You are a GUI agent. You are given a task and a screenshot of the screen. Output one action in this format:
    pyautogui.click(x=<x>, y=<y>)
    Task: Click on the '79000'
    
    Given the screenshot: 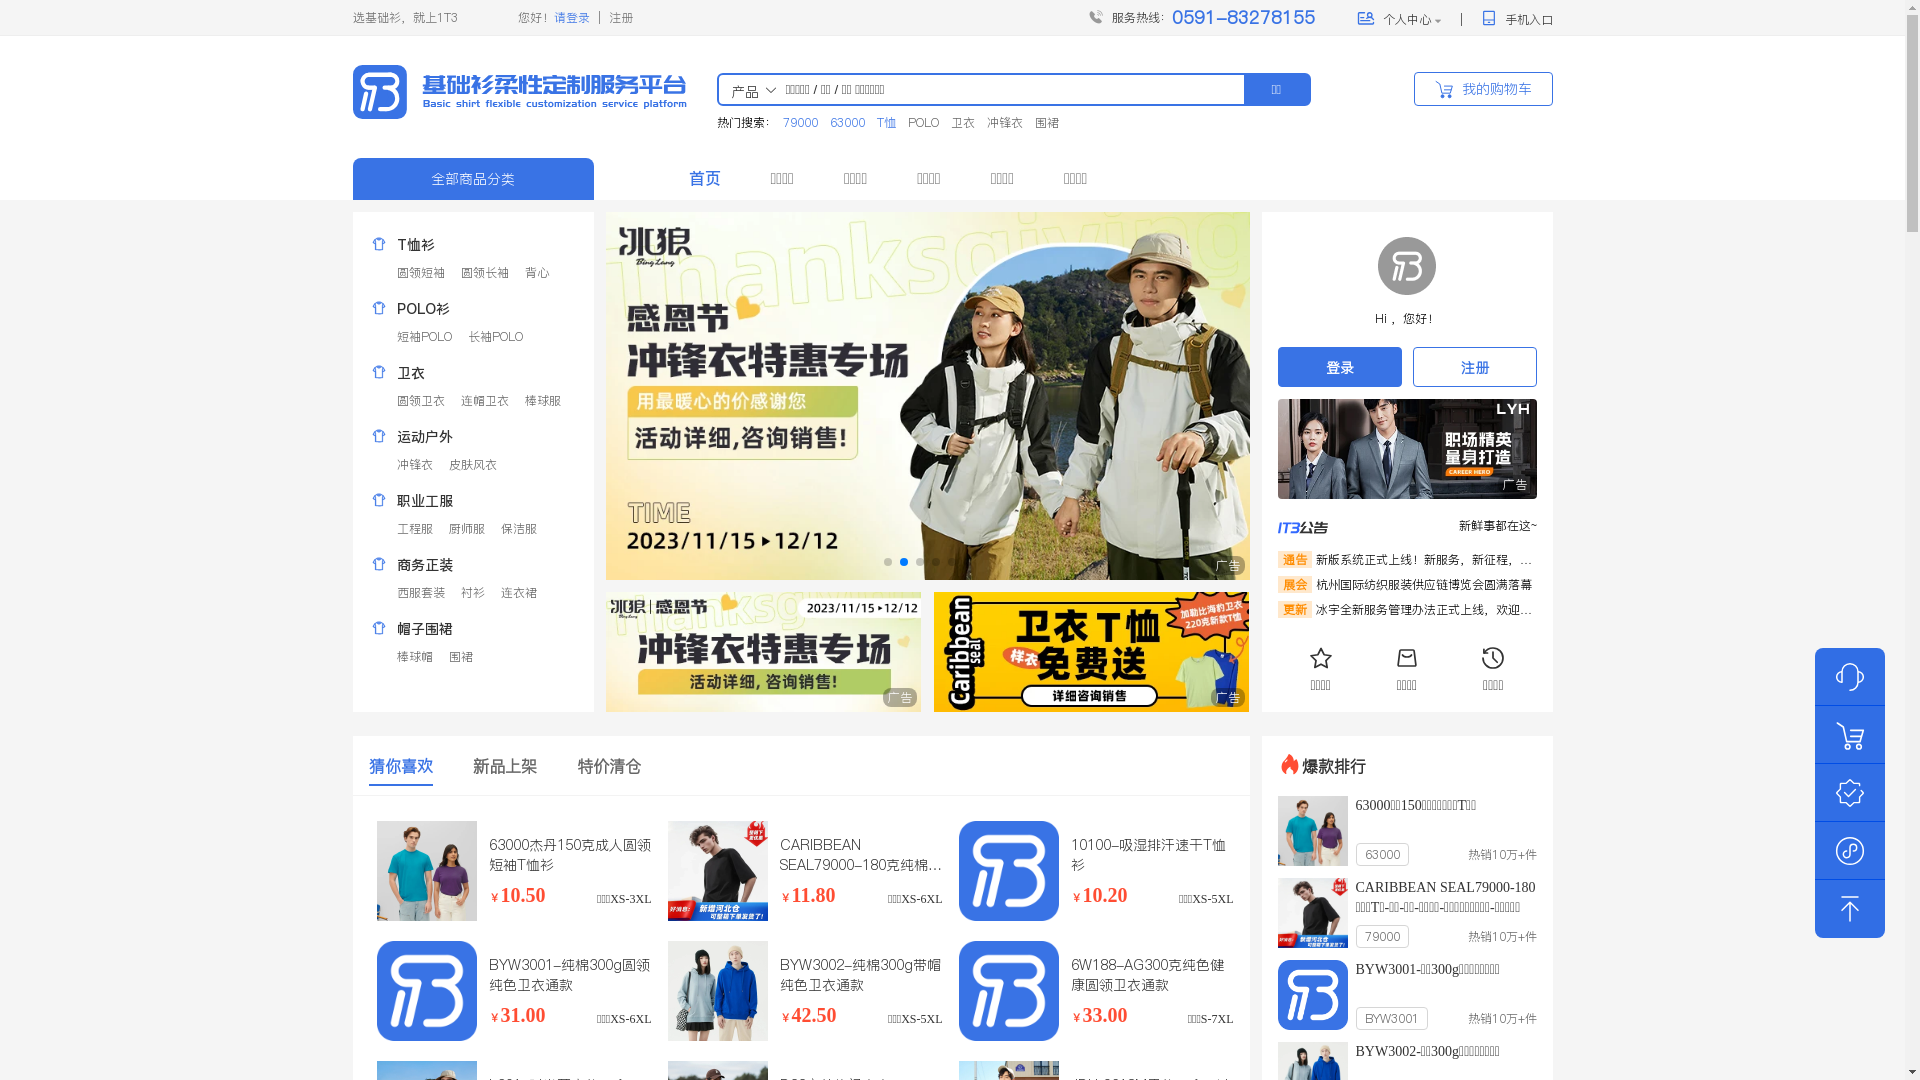 What is the action you would take?
    pyautogui.click(x=798, y=122)
    